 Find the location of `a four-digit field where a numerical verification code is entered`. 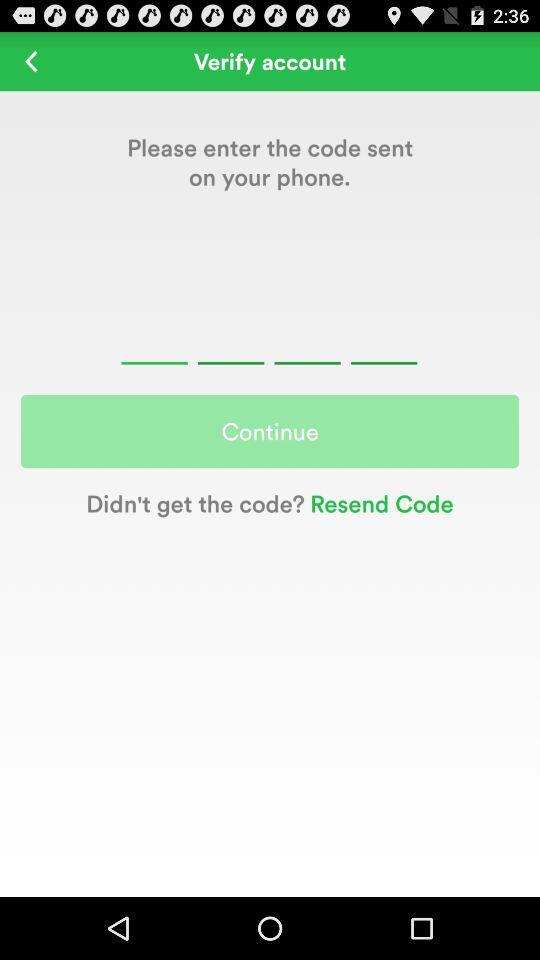

a four-digit field where a numerical verification code is entered is located at coordinates (269, 339).